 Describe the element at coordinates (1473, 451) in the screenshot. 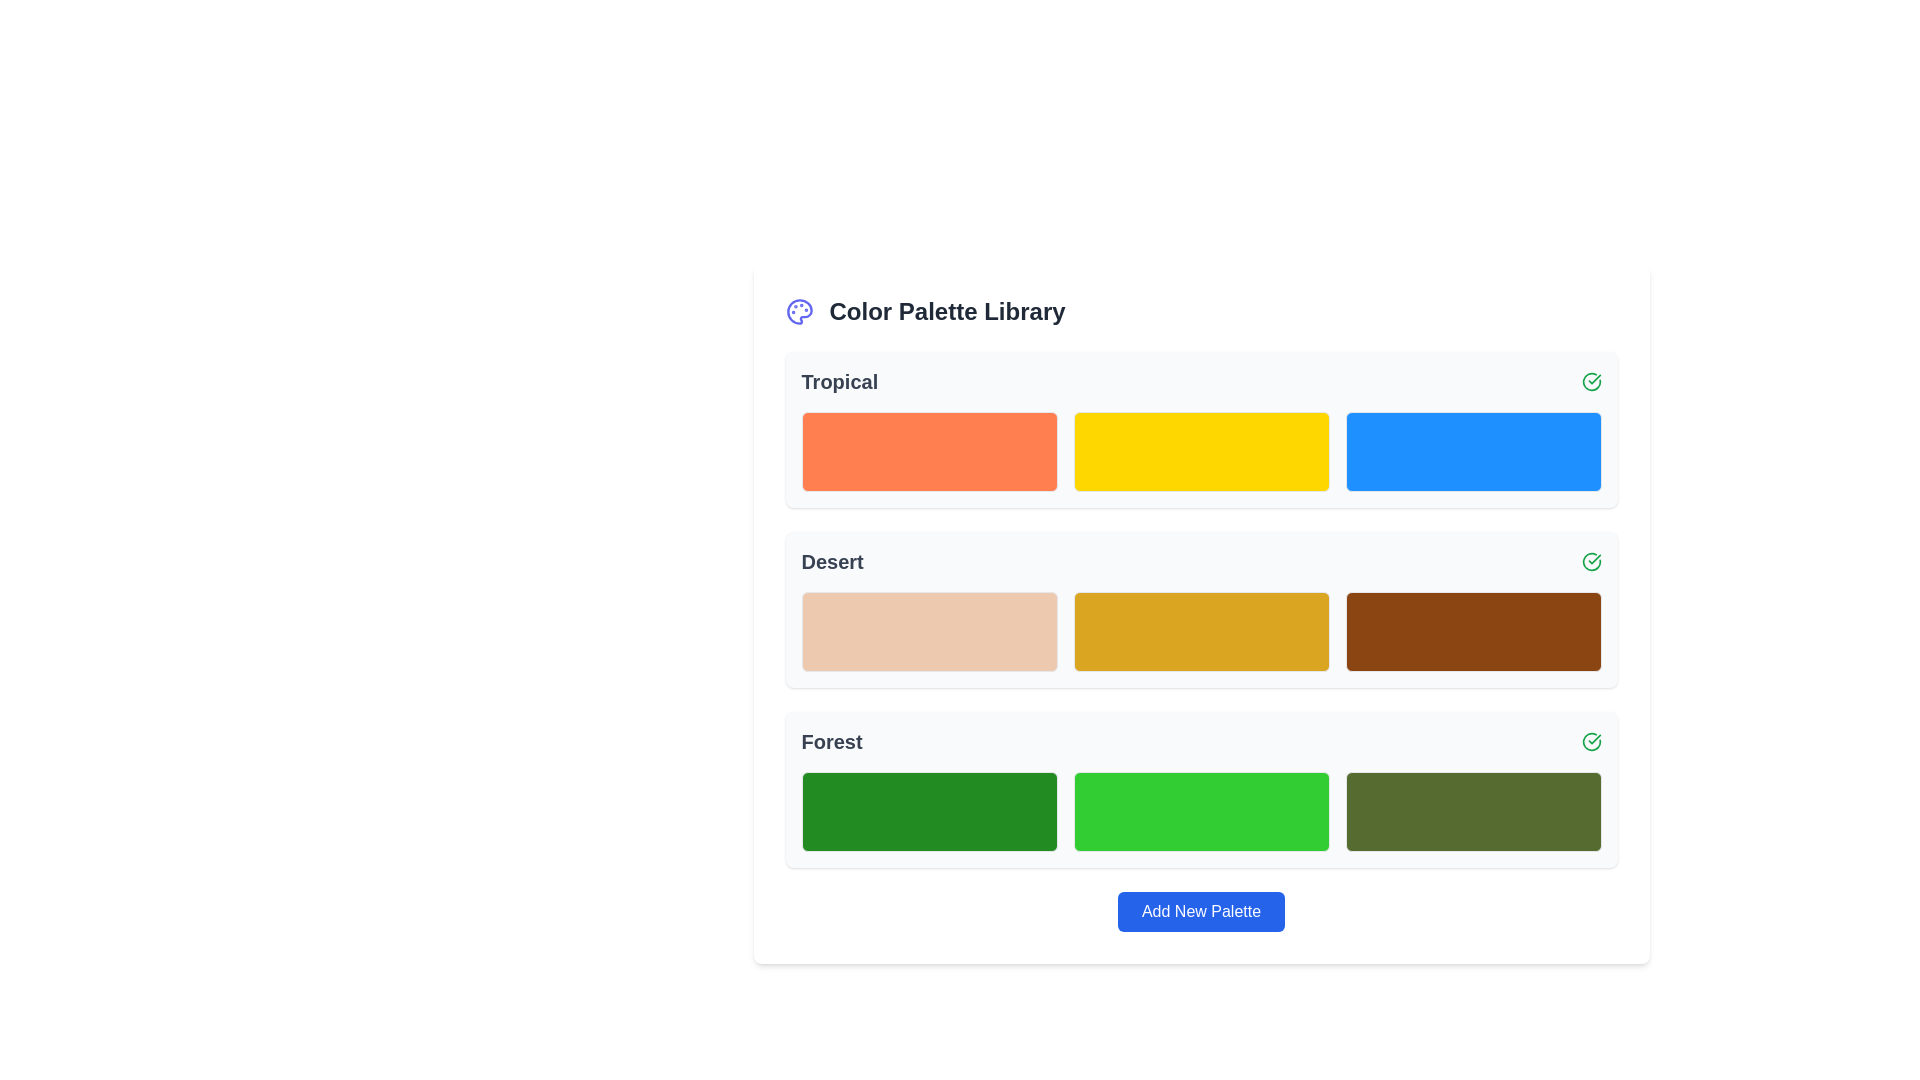

I see `the bright blue color palette swatch with rounded corners located in the Color Palette Library below the 'Tropical' section` at that location.